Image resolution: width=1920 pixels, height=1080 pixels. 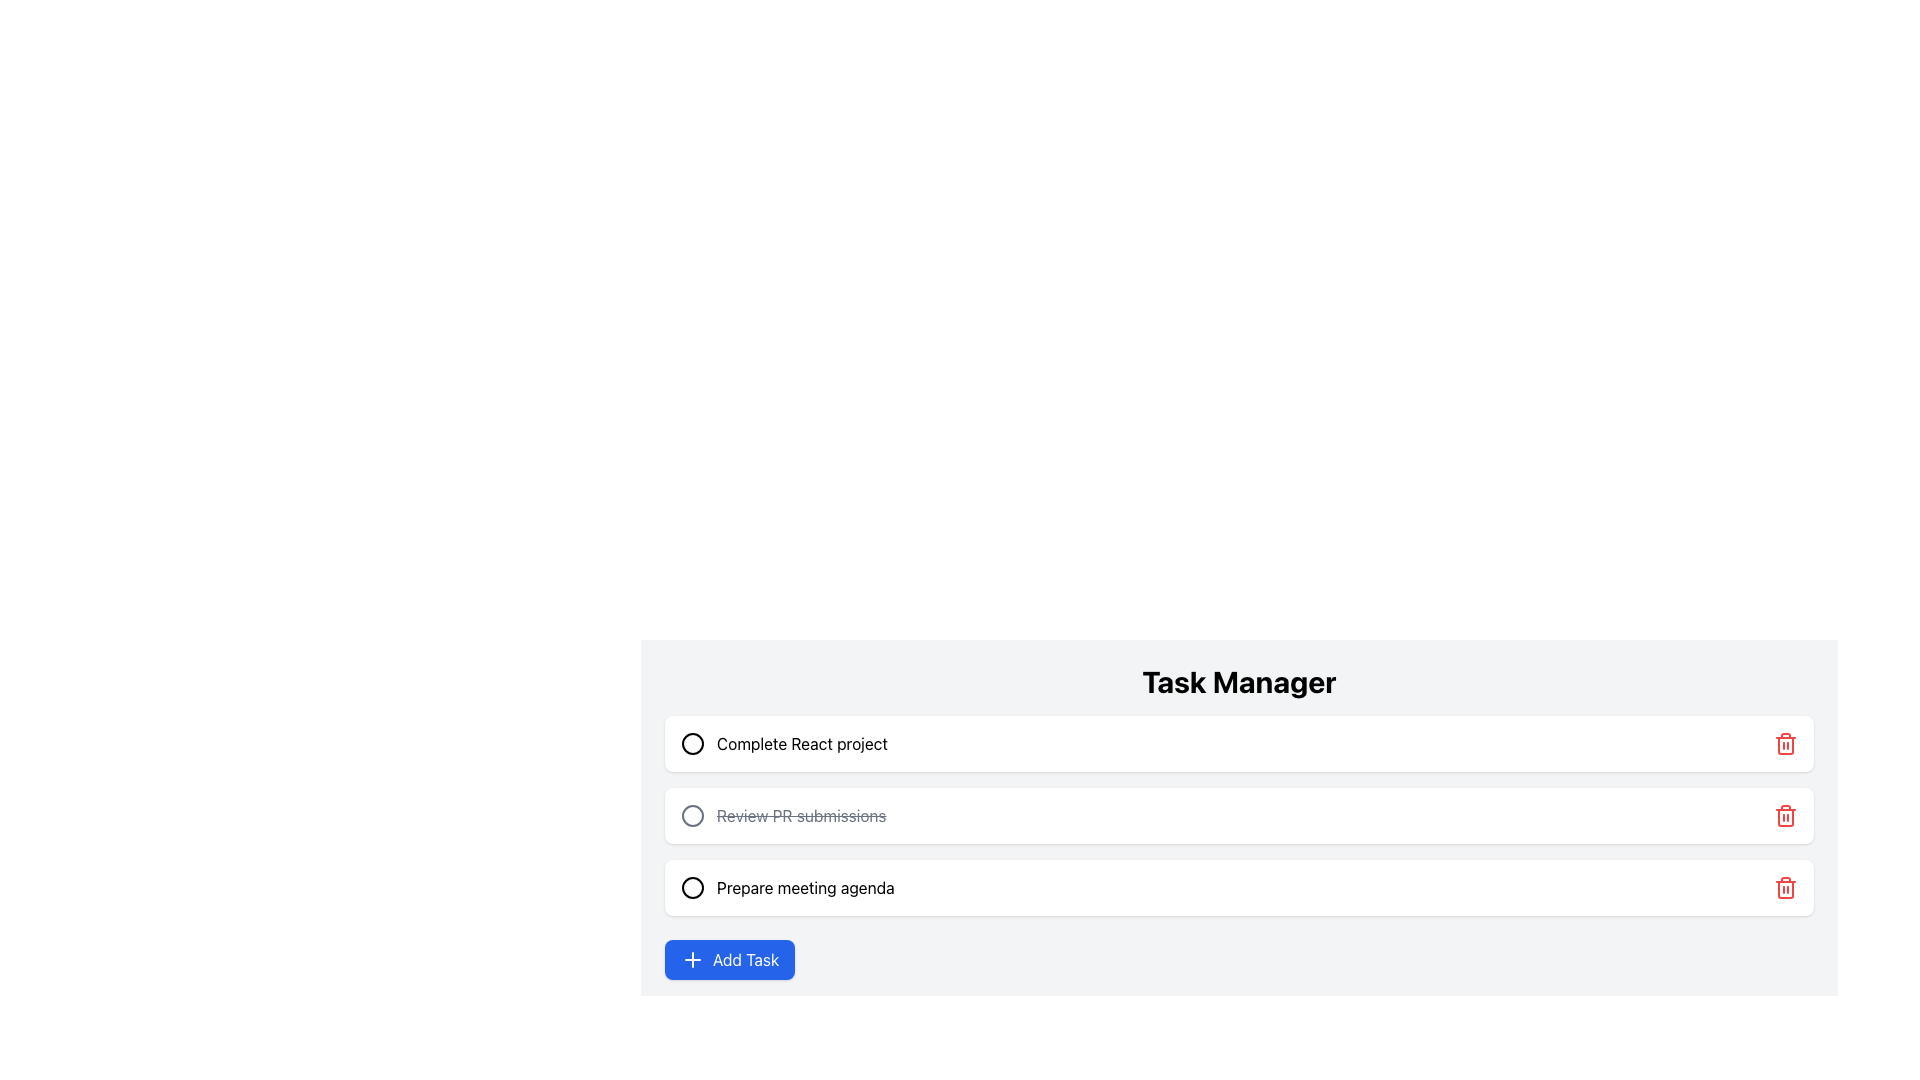 I want to click on the circular checkbox or status indicator in the 'Task Manager' interface that indicates the completion state of the task, so click(x=692, y=744).